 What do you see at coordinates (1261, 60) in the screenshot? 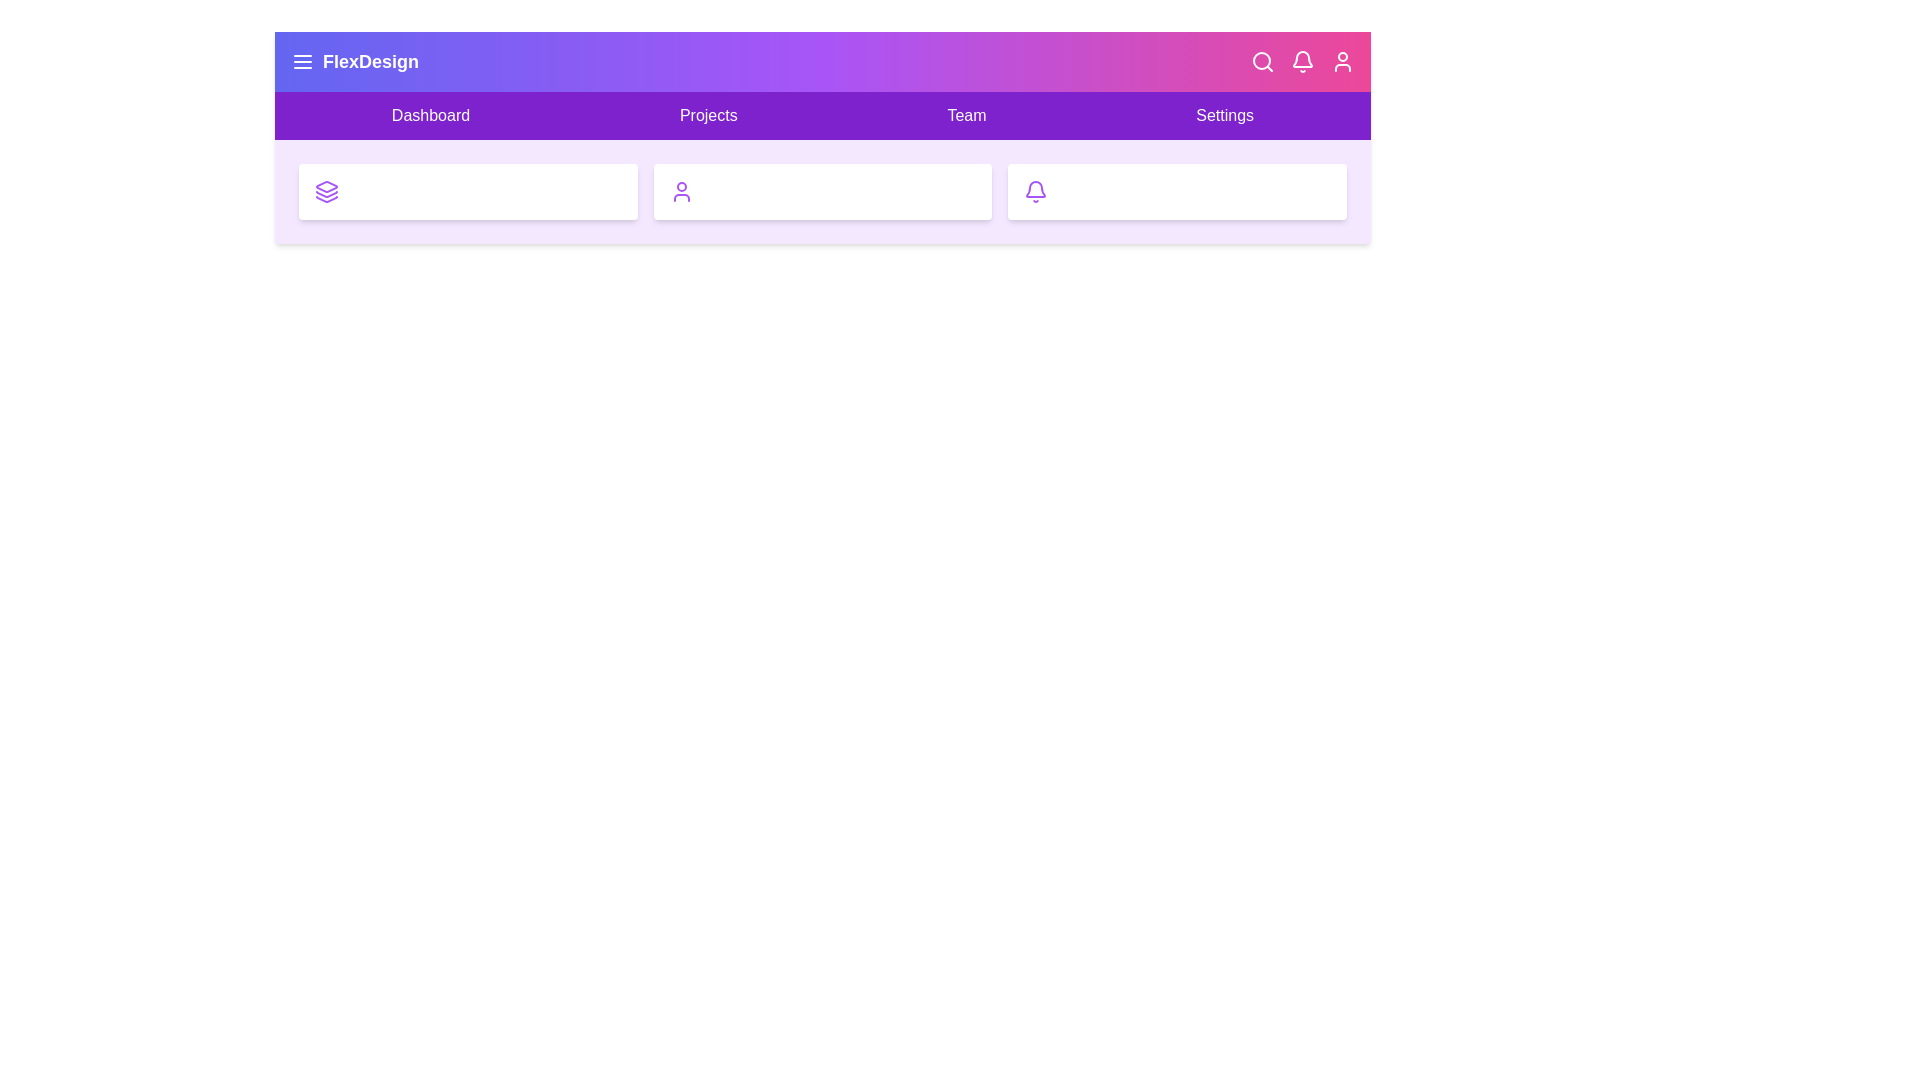
I see `the Search icon in the top bar` at bounding box center [1261, 60].